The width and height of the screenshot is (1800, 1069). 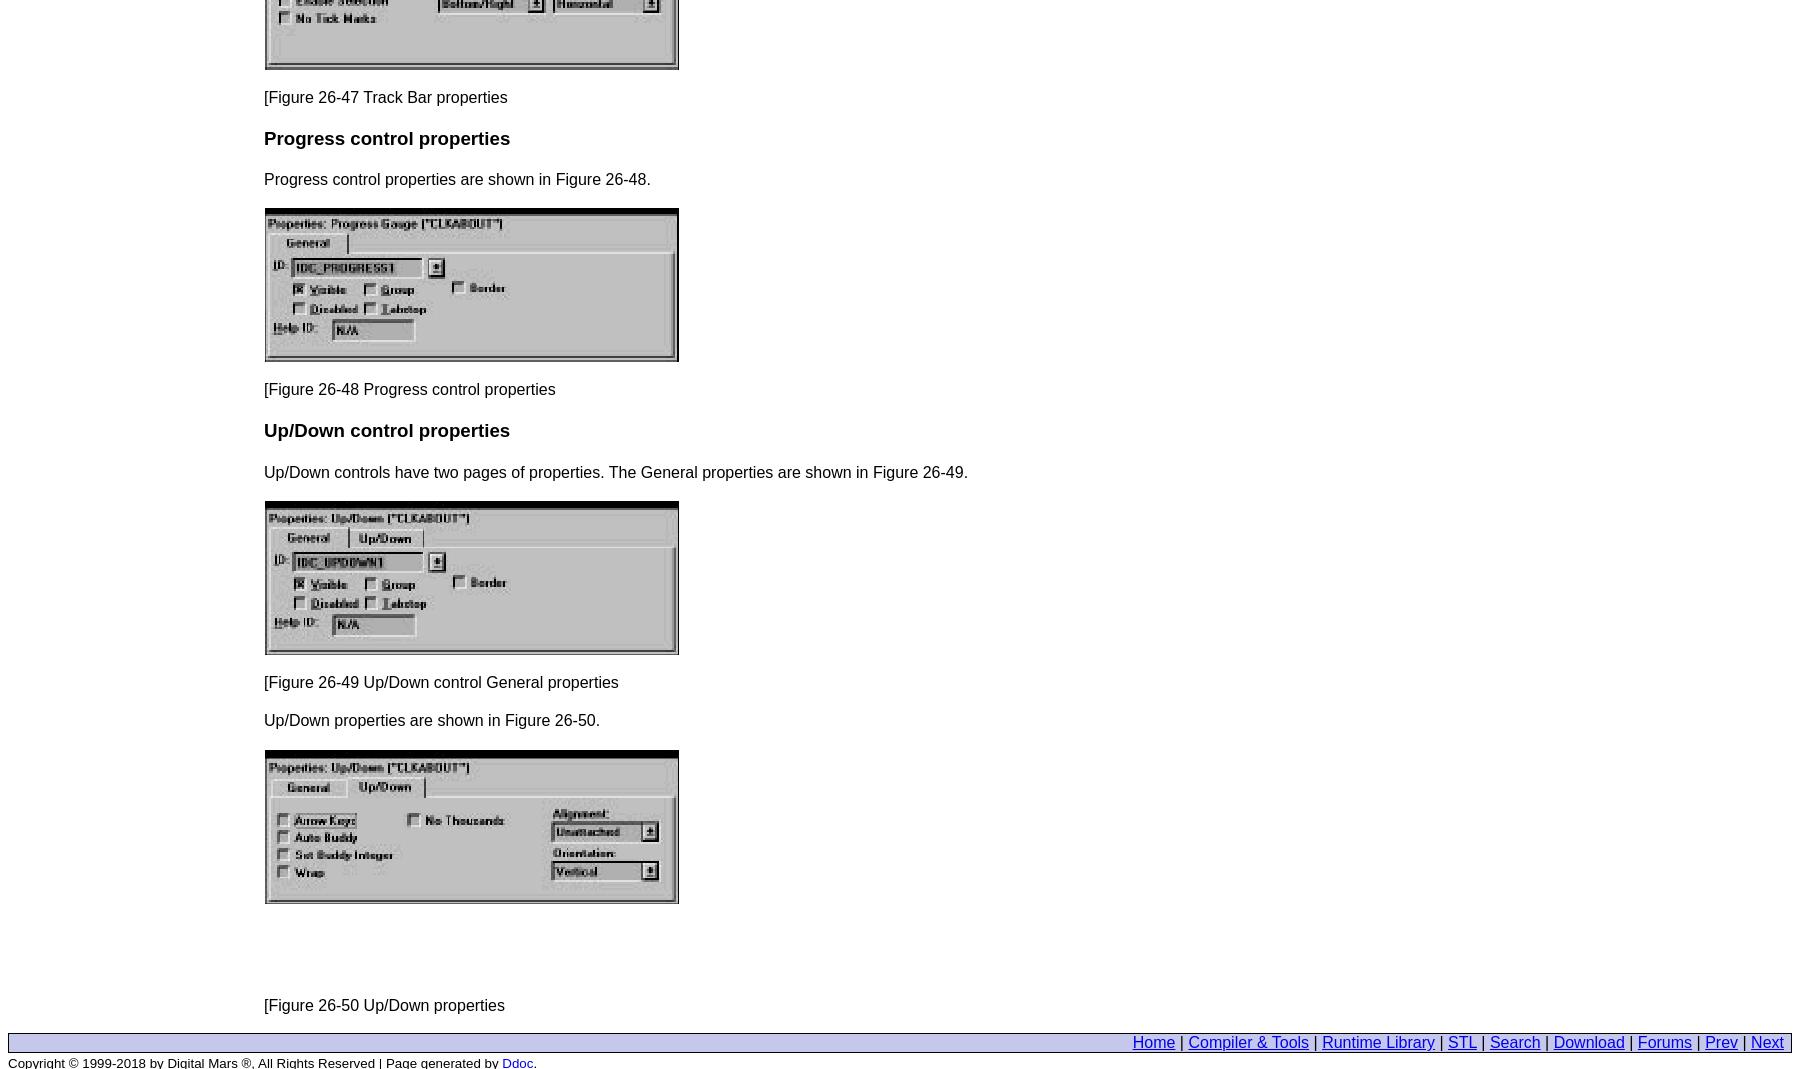 What do you see at coordinates (1663, 1042) in the screenshot?
I see `'Forums'` at bounding box center [1663, 1042].